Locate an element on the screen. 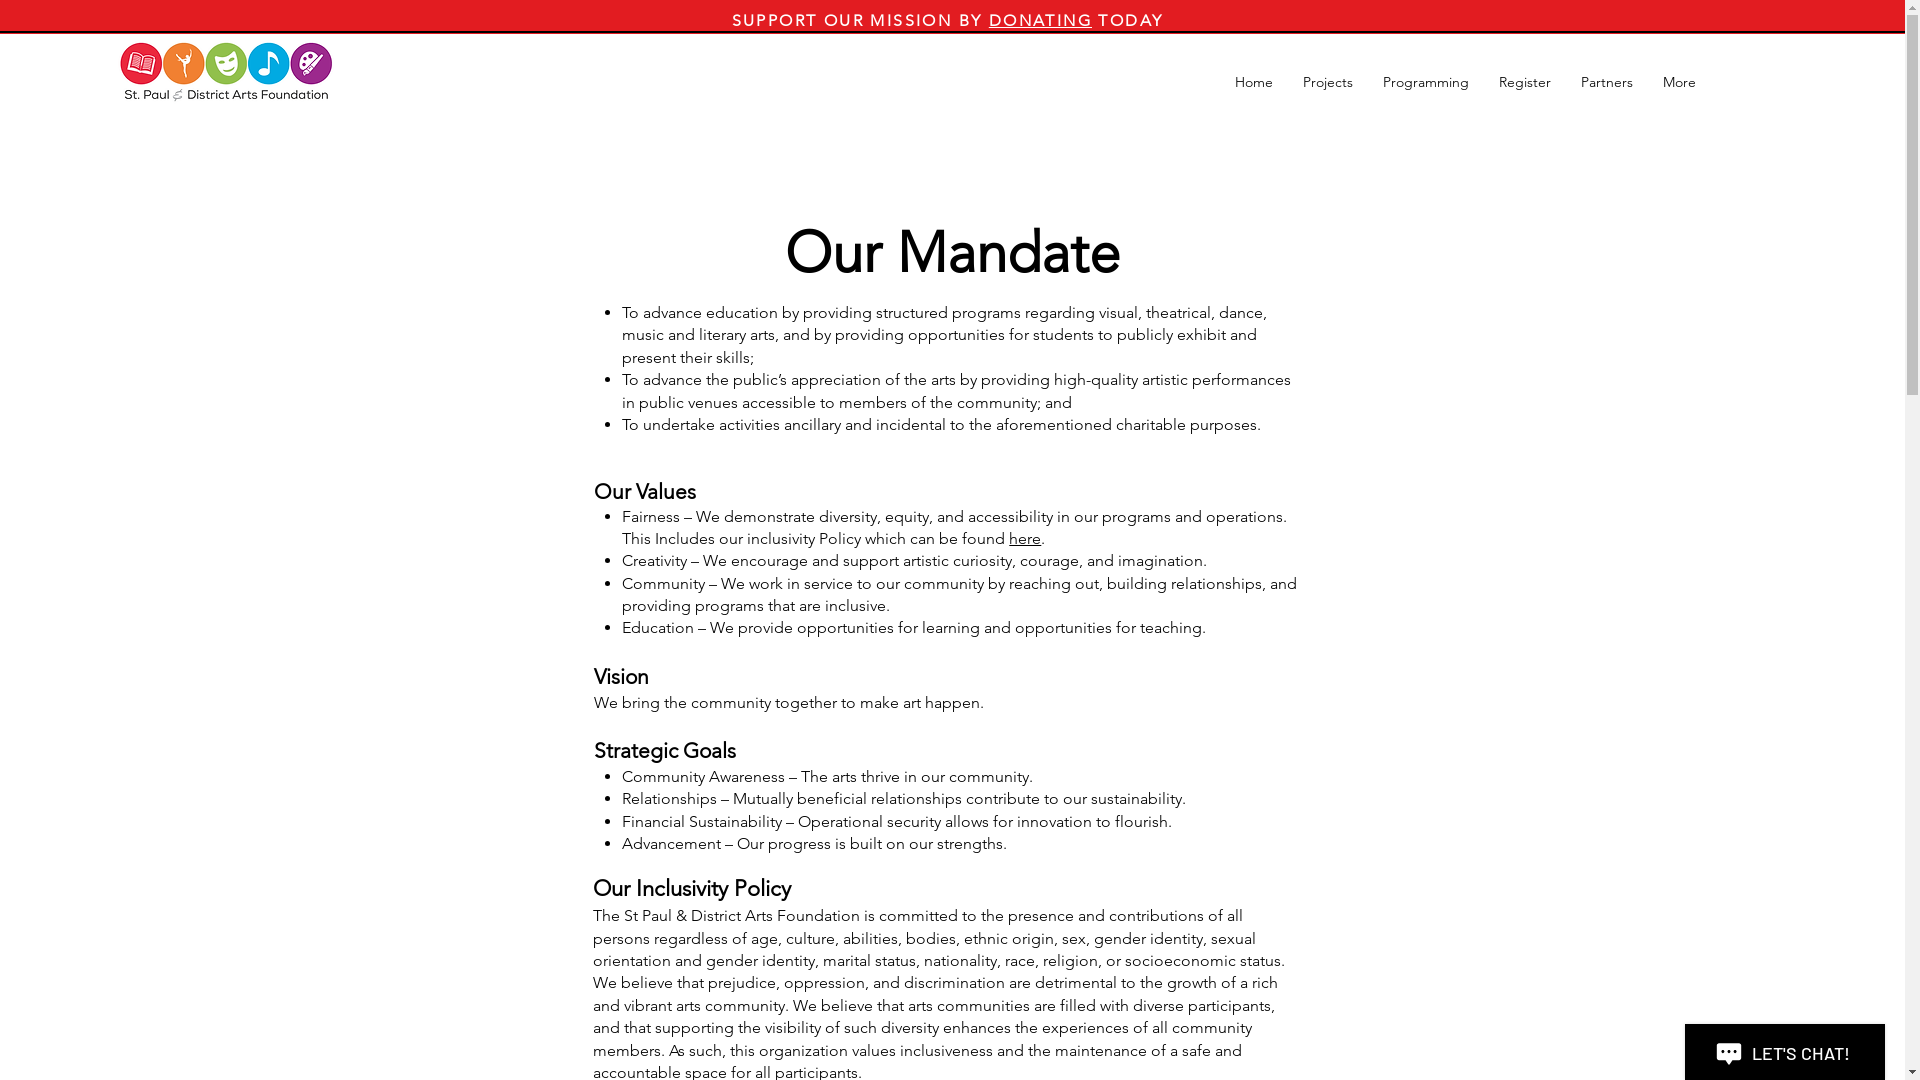 The width and height of the screenshot is (1920, 1080). 'Home' is located at coordinates (1252, 80).